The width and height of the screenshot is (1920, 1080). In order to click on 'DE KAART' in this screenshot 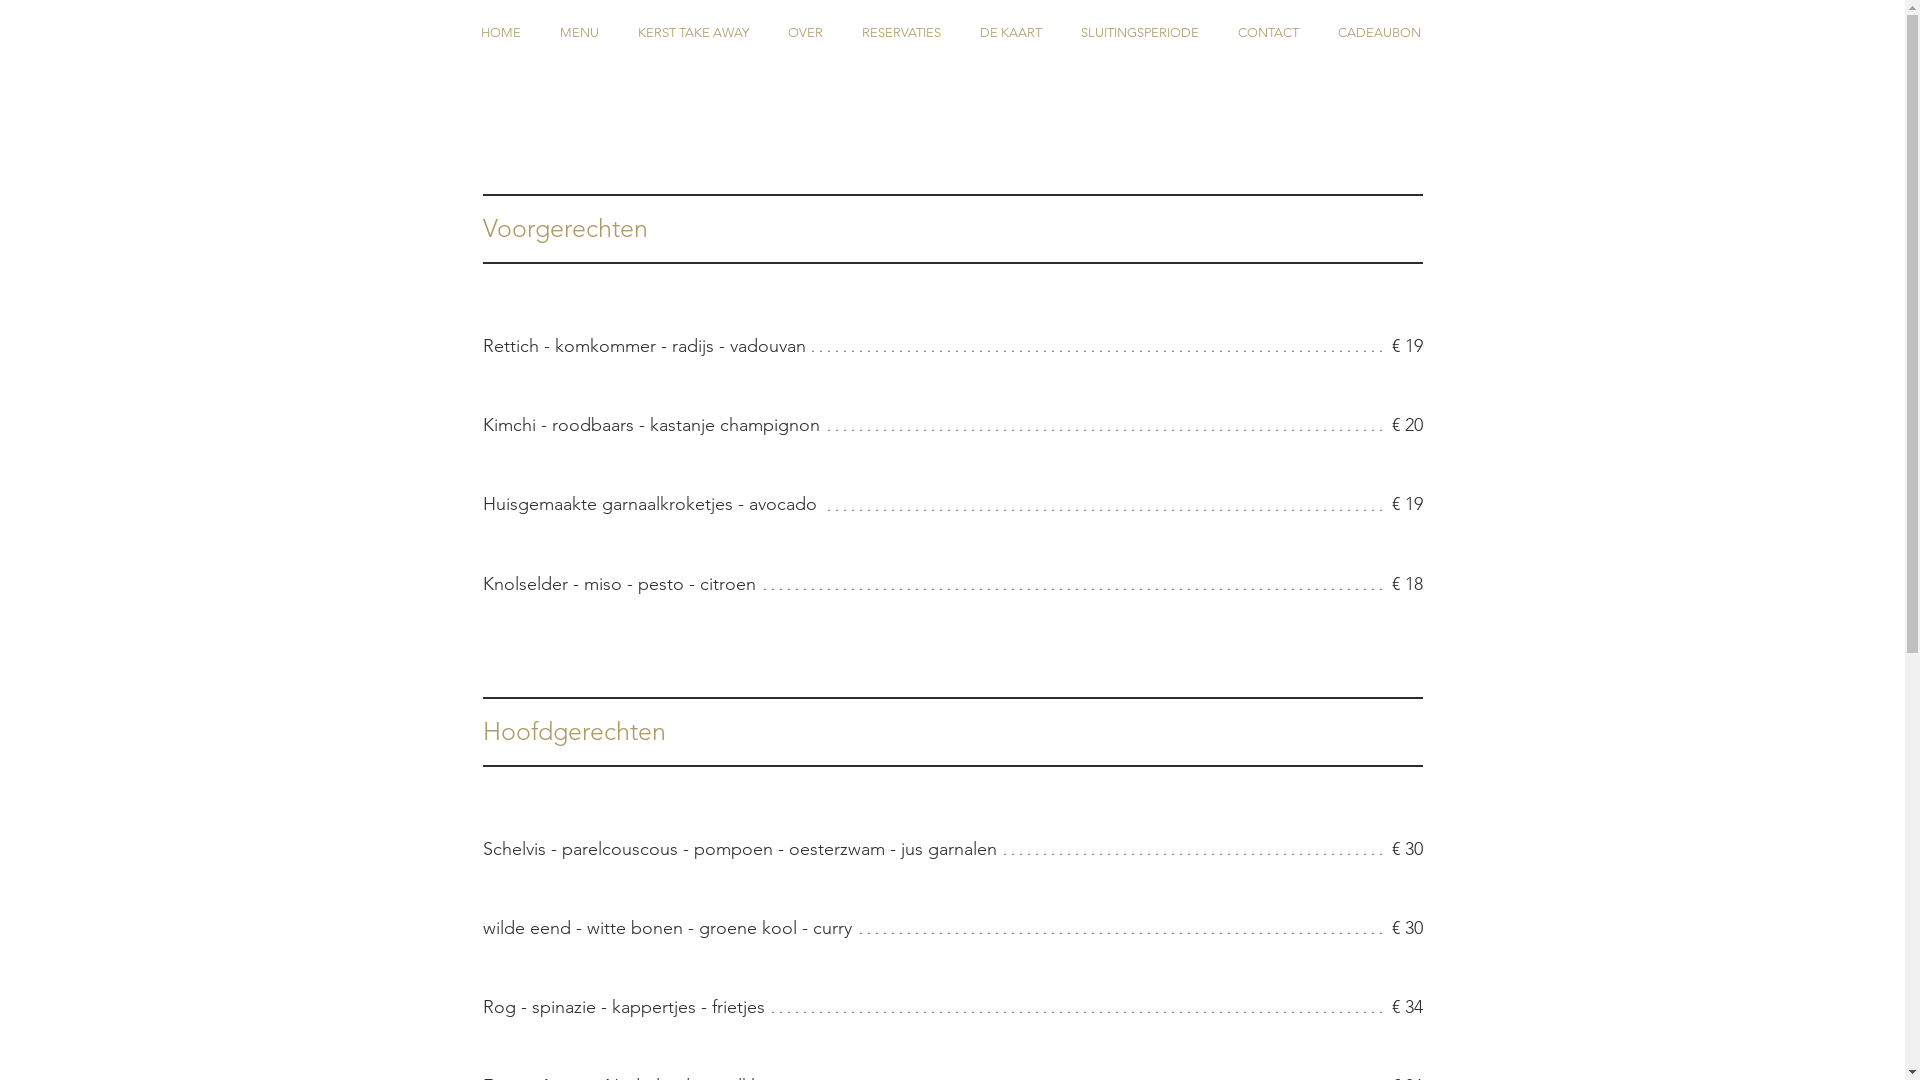, I will do `click(1010, 32)`.